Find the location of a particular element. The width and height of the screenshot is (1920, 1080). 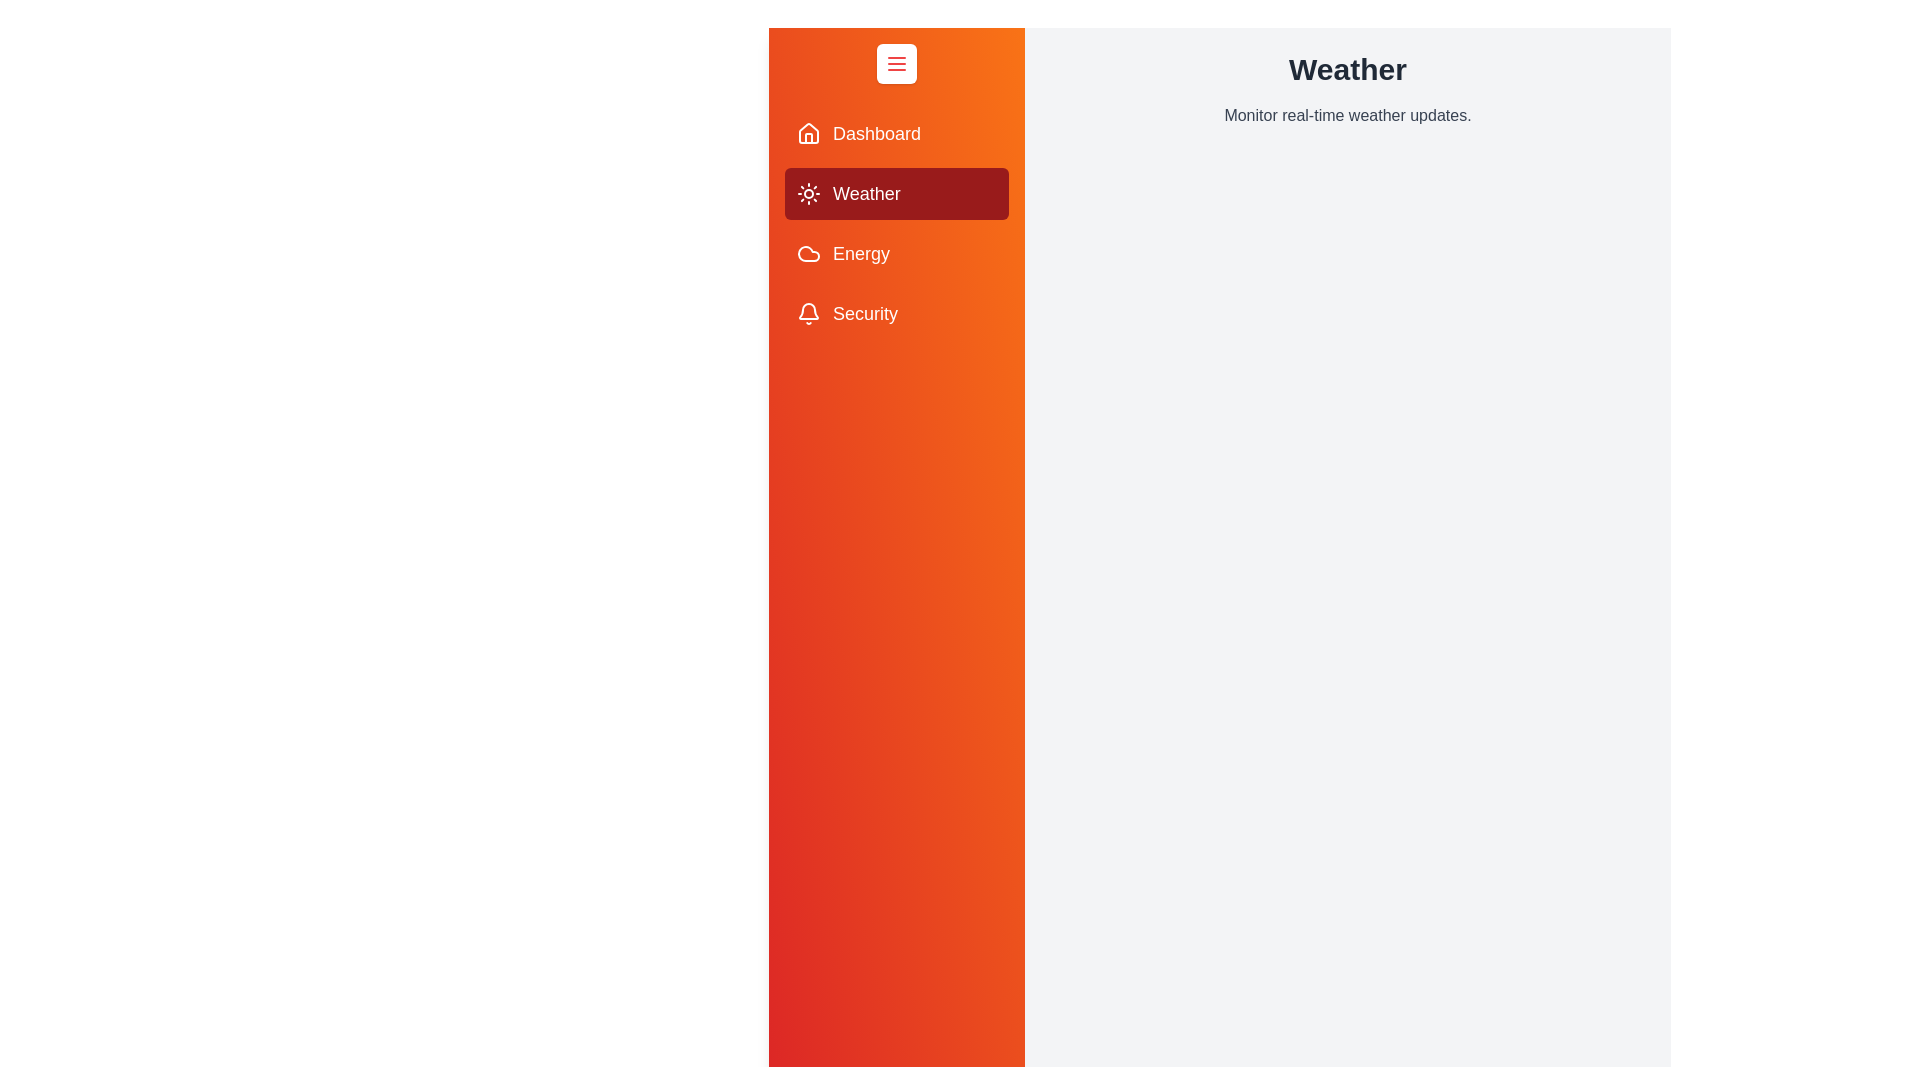

button with the menu icon to toggle the drawer is located at coordinates (896, 63).